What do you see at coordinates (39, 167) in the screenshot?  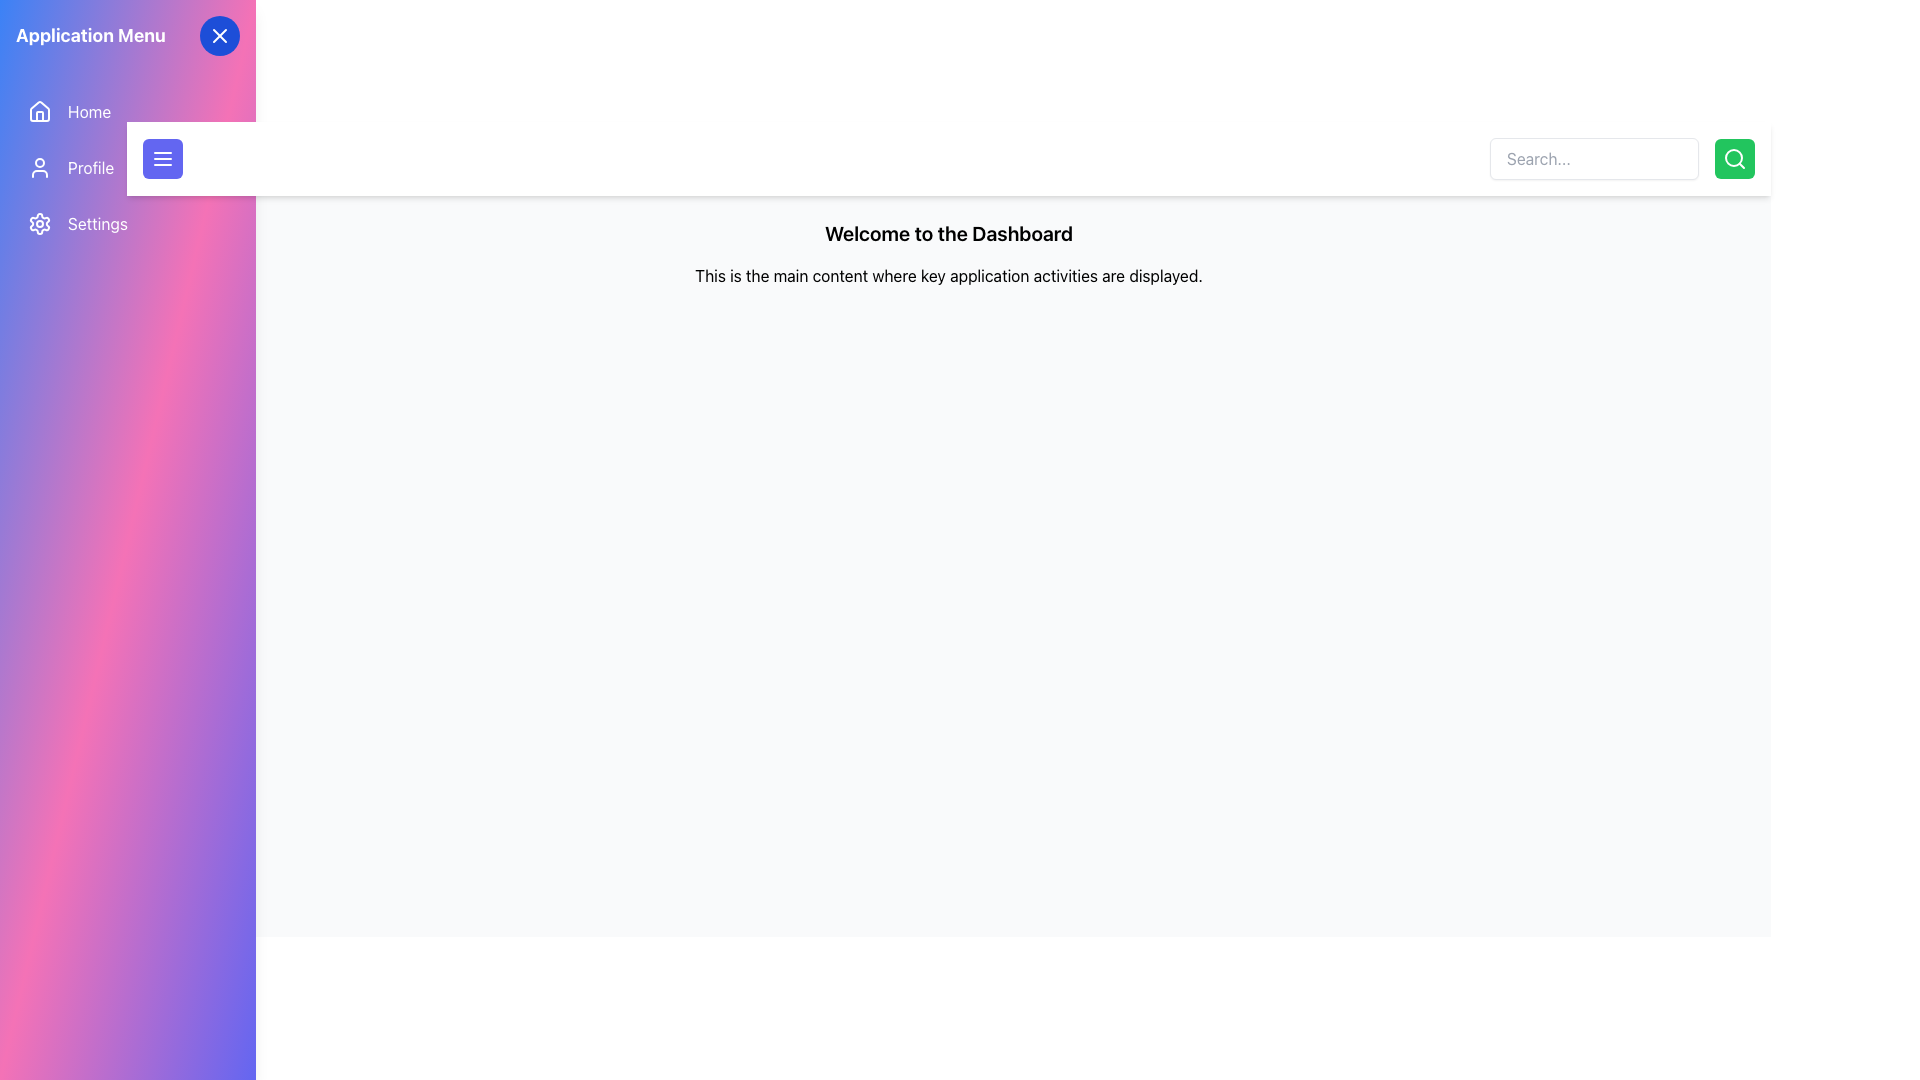 I see `the 'Profile' icon in the left sidebar navigation menu, which visually represents the 'Profile' menu item` at bounding box center [39, 167].